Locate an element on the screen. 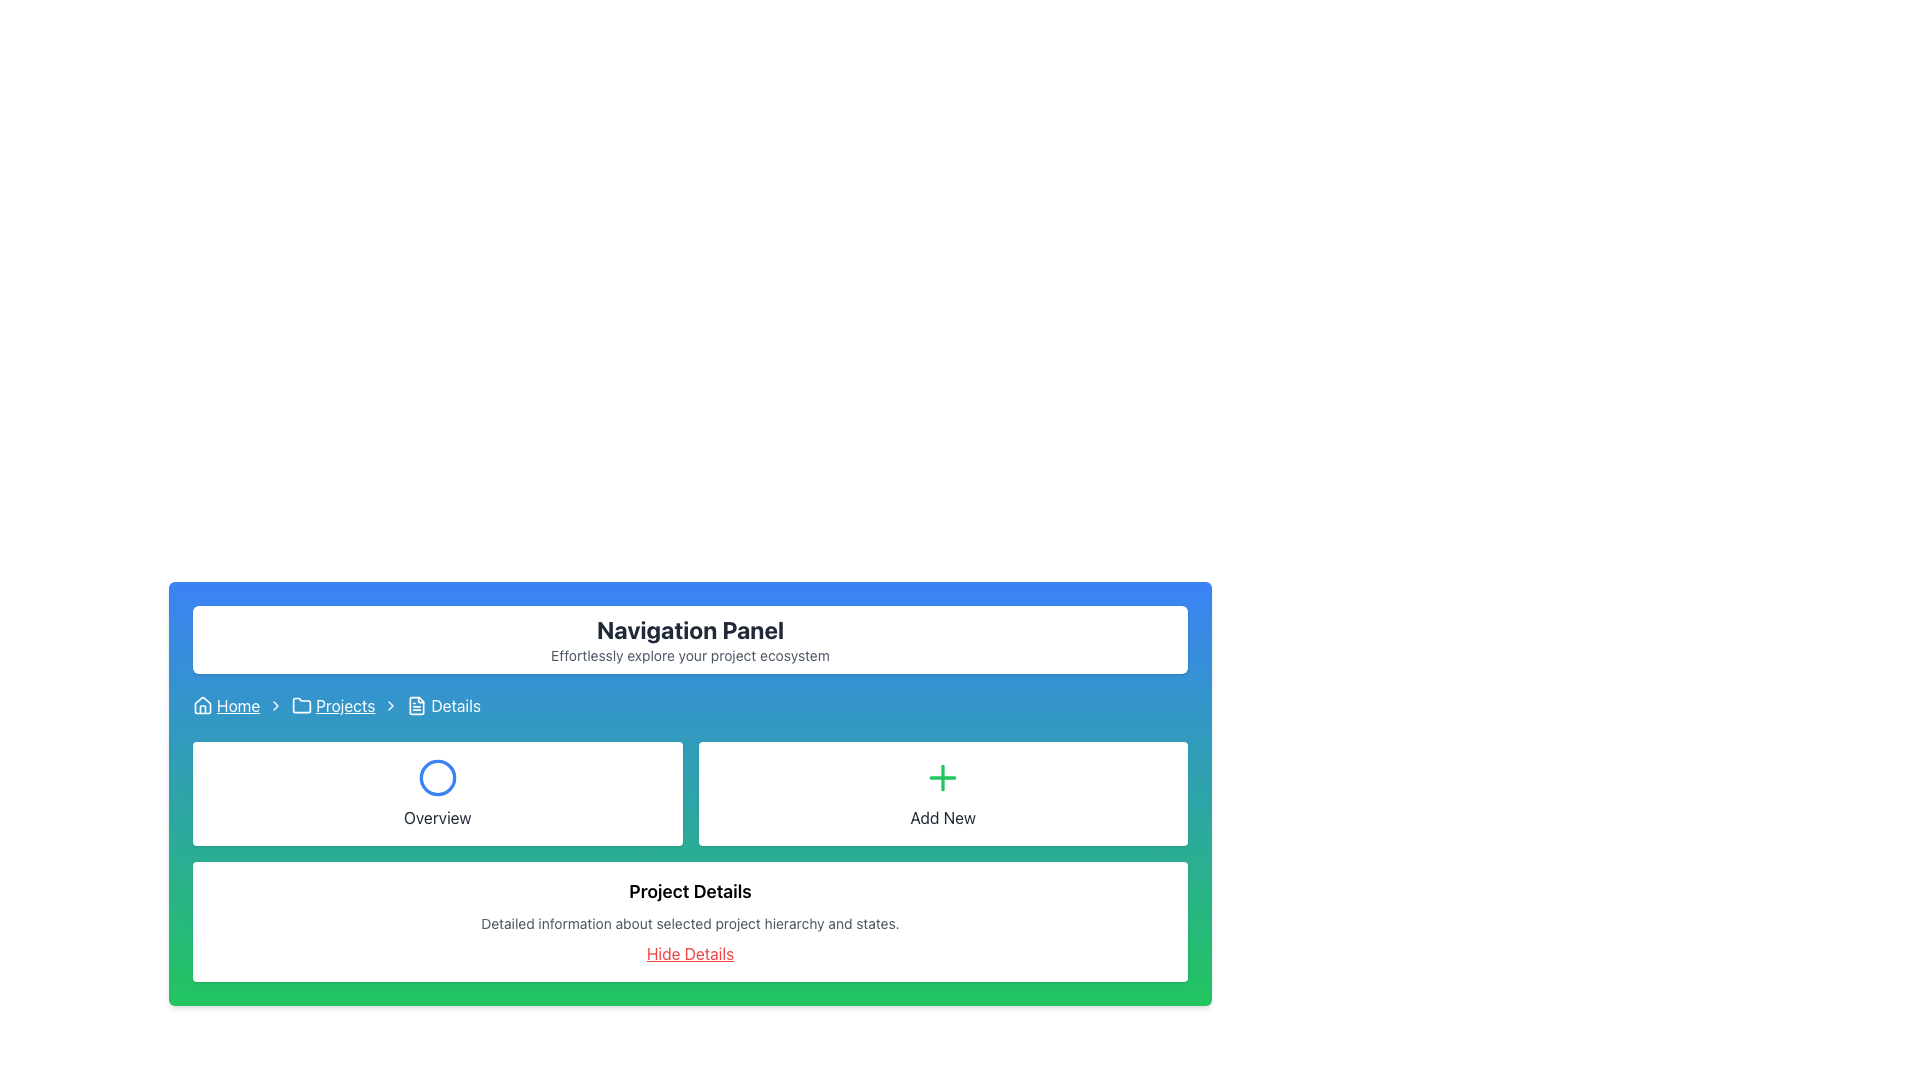 This screenshot has height=1080, width=1920. the document icon of the 'Details' breadcrumb item located in the breadcrumb navigation bar, which is the last item after 'Home' and 'Projects' is located at coordinates (443, 704).